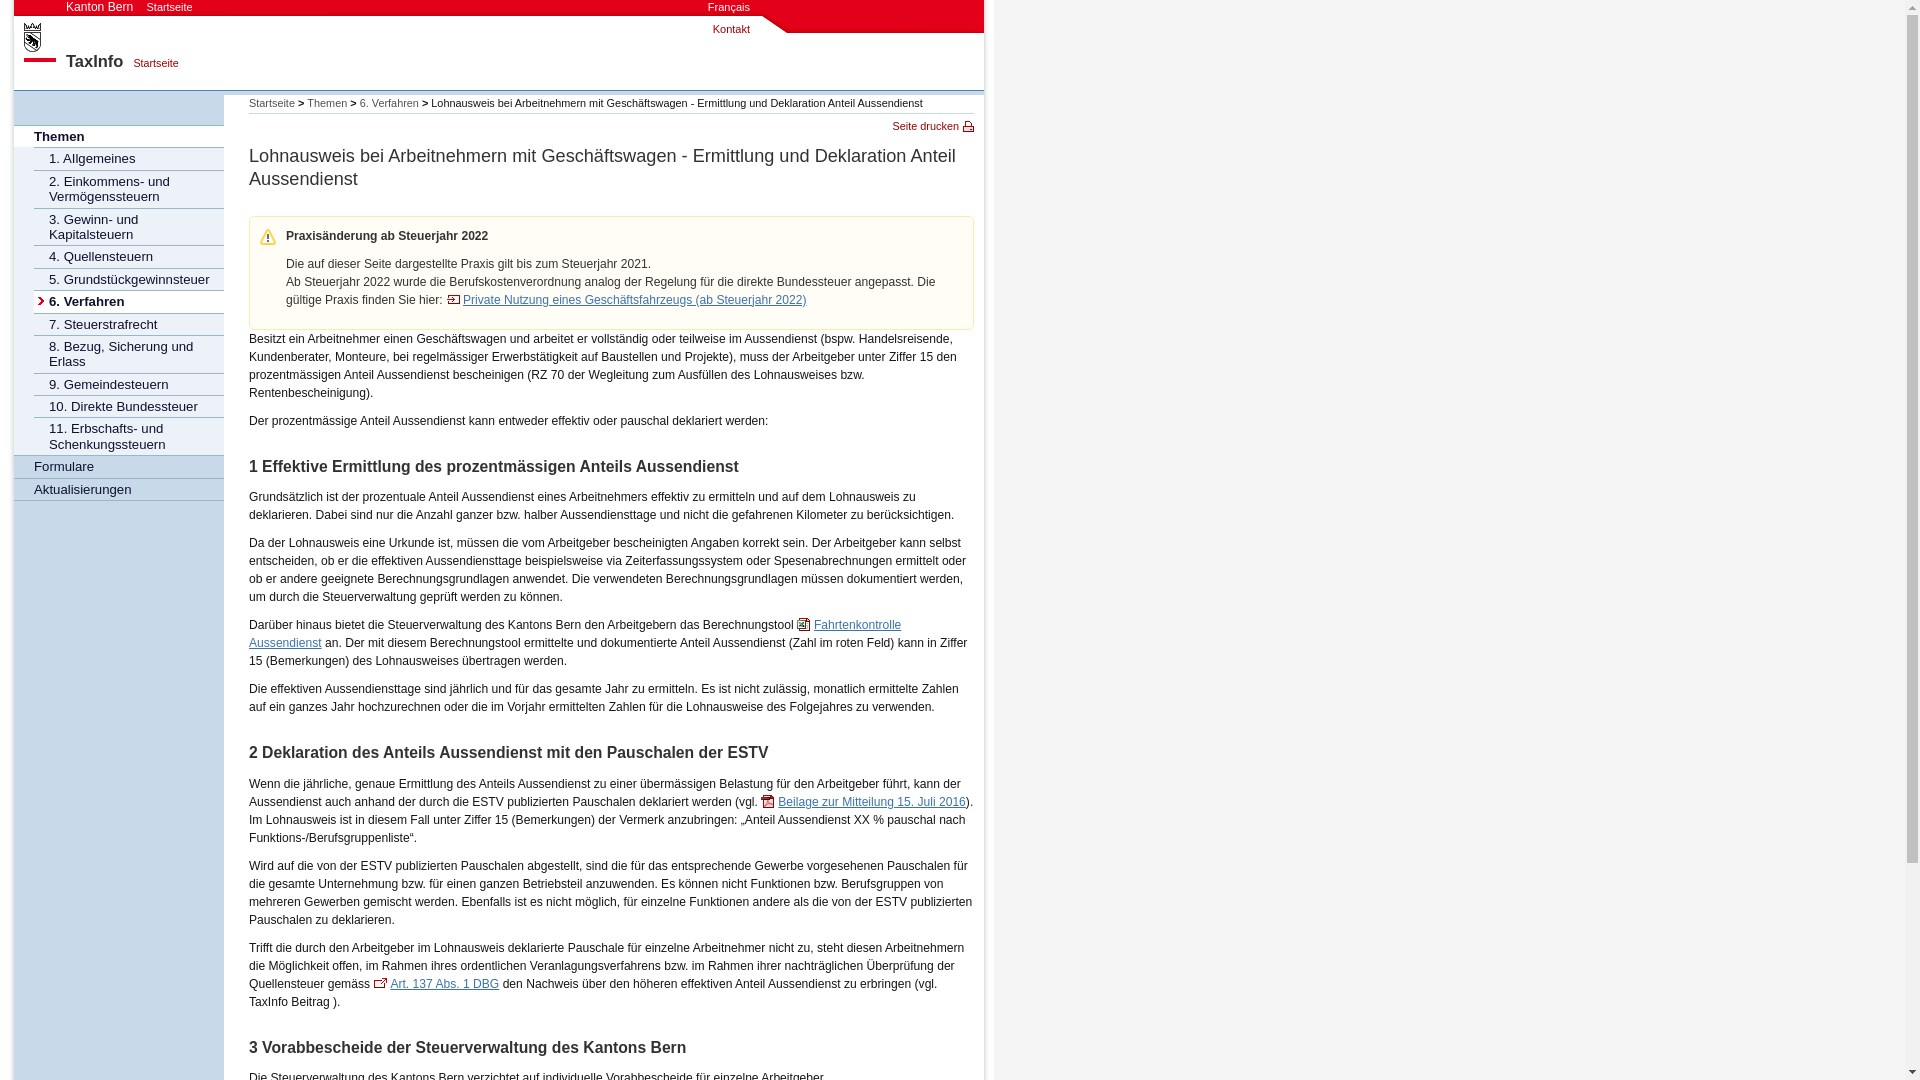 This screenshot has width=1920, height=1080. I want to click on 'Kanton Bern Startseite', so click(128, 7).